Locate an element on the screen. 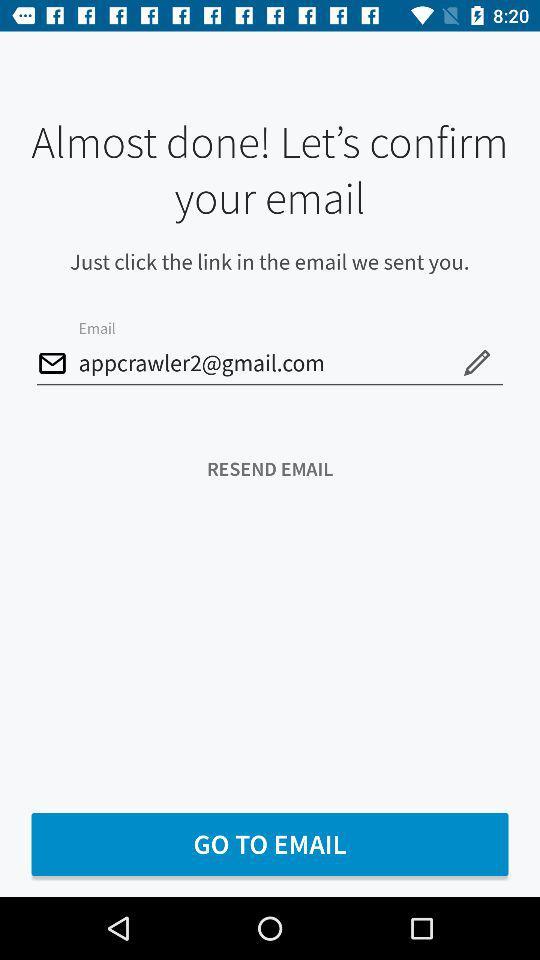 This screenshot has width=540, height=960. appcrawler2@gmail.com is located at coordinates (270, 363).